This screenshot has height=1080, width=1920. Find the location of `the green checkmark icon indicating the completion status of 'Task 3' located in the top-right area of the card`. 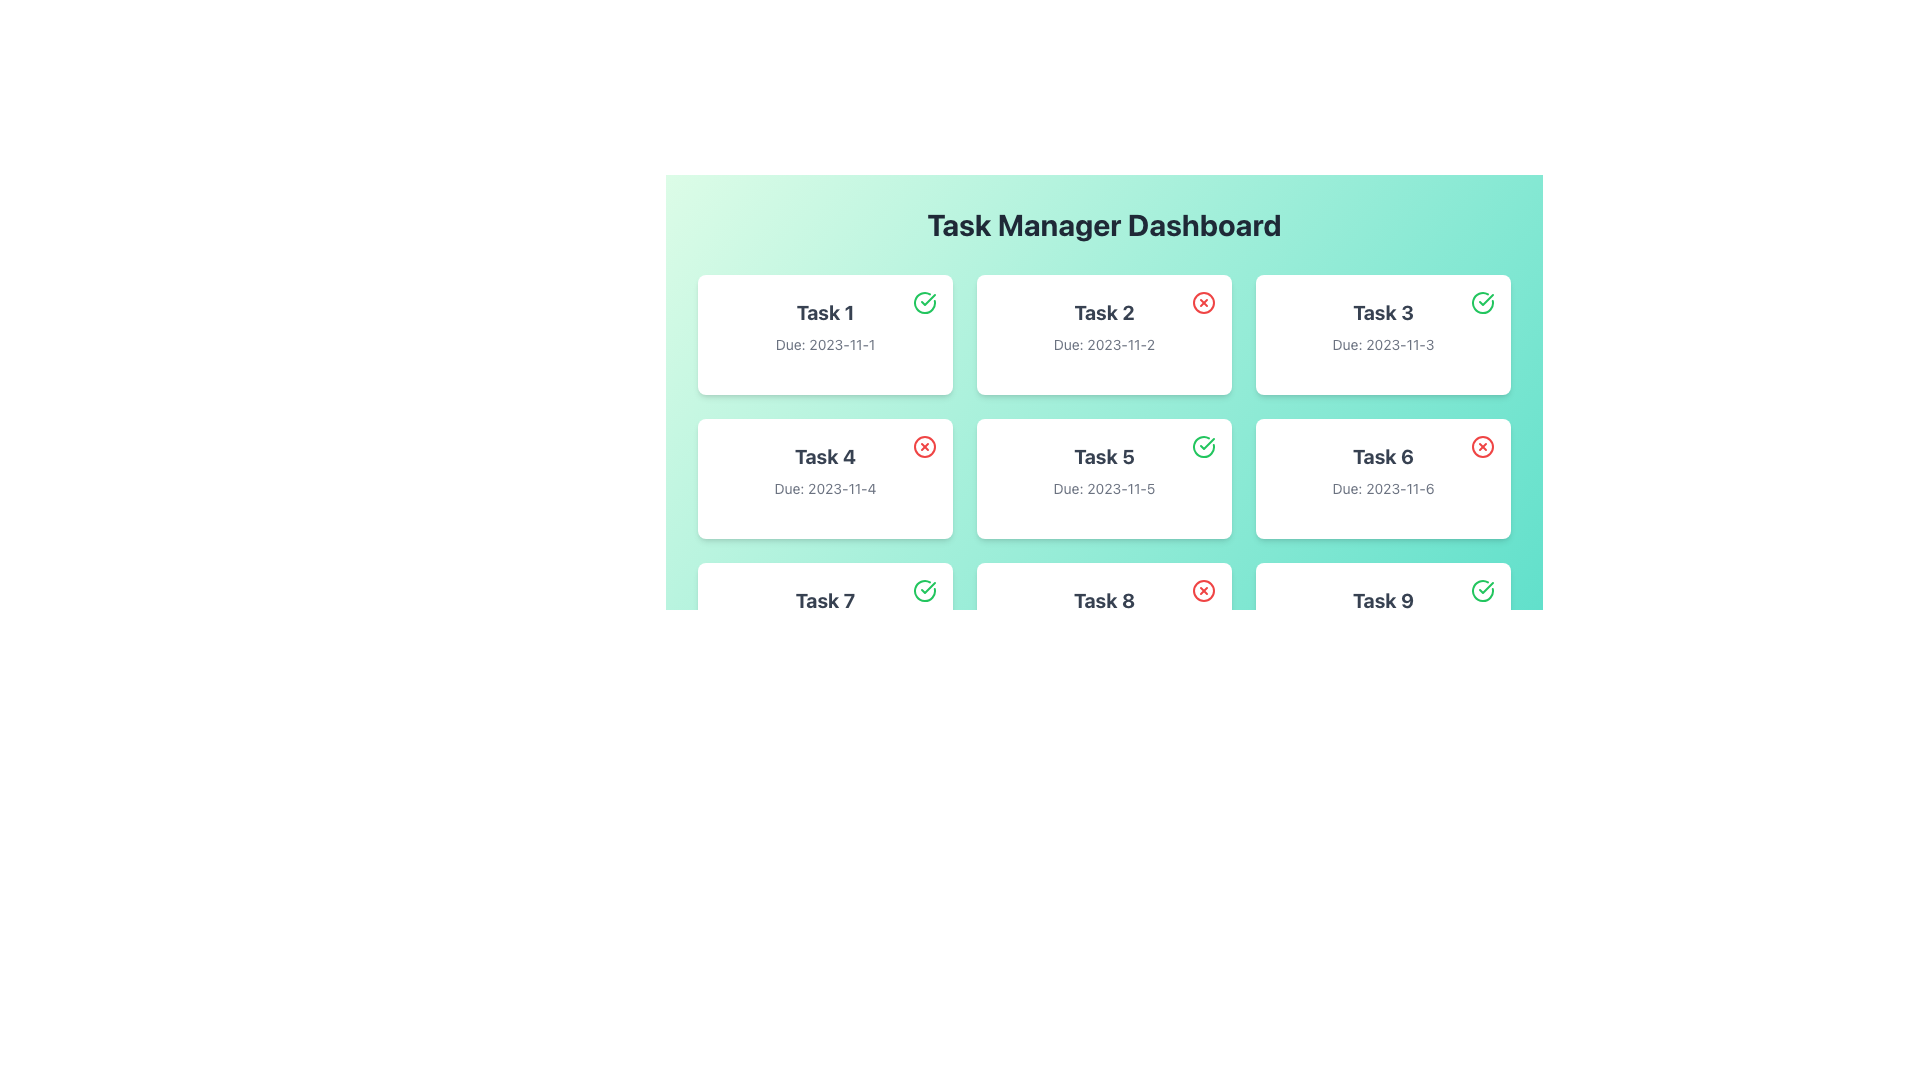

the green checkmark icon indicating the completion status of 'Task 3' located in the top-right area of the card is located at coordinates (1486, 586).